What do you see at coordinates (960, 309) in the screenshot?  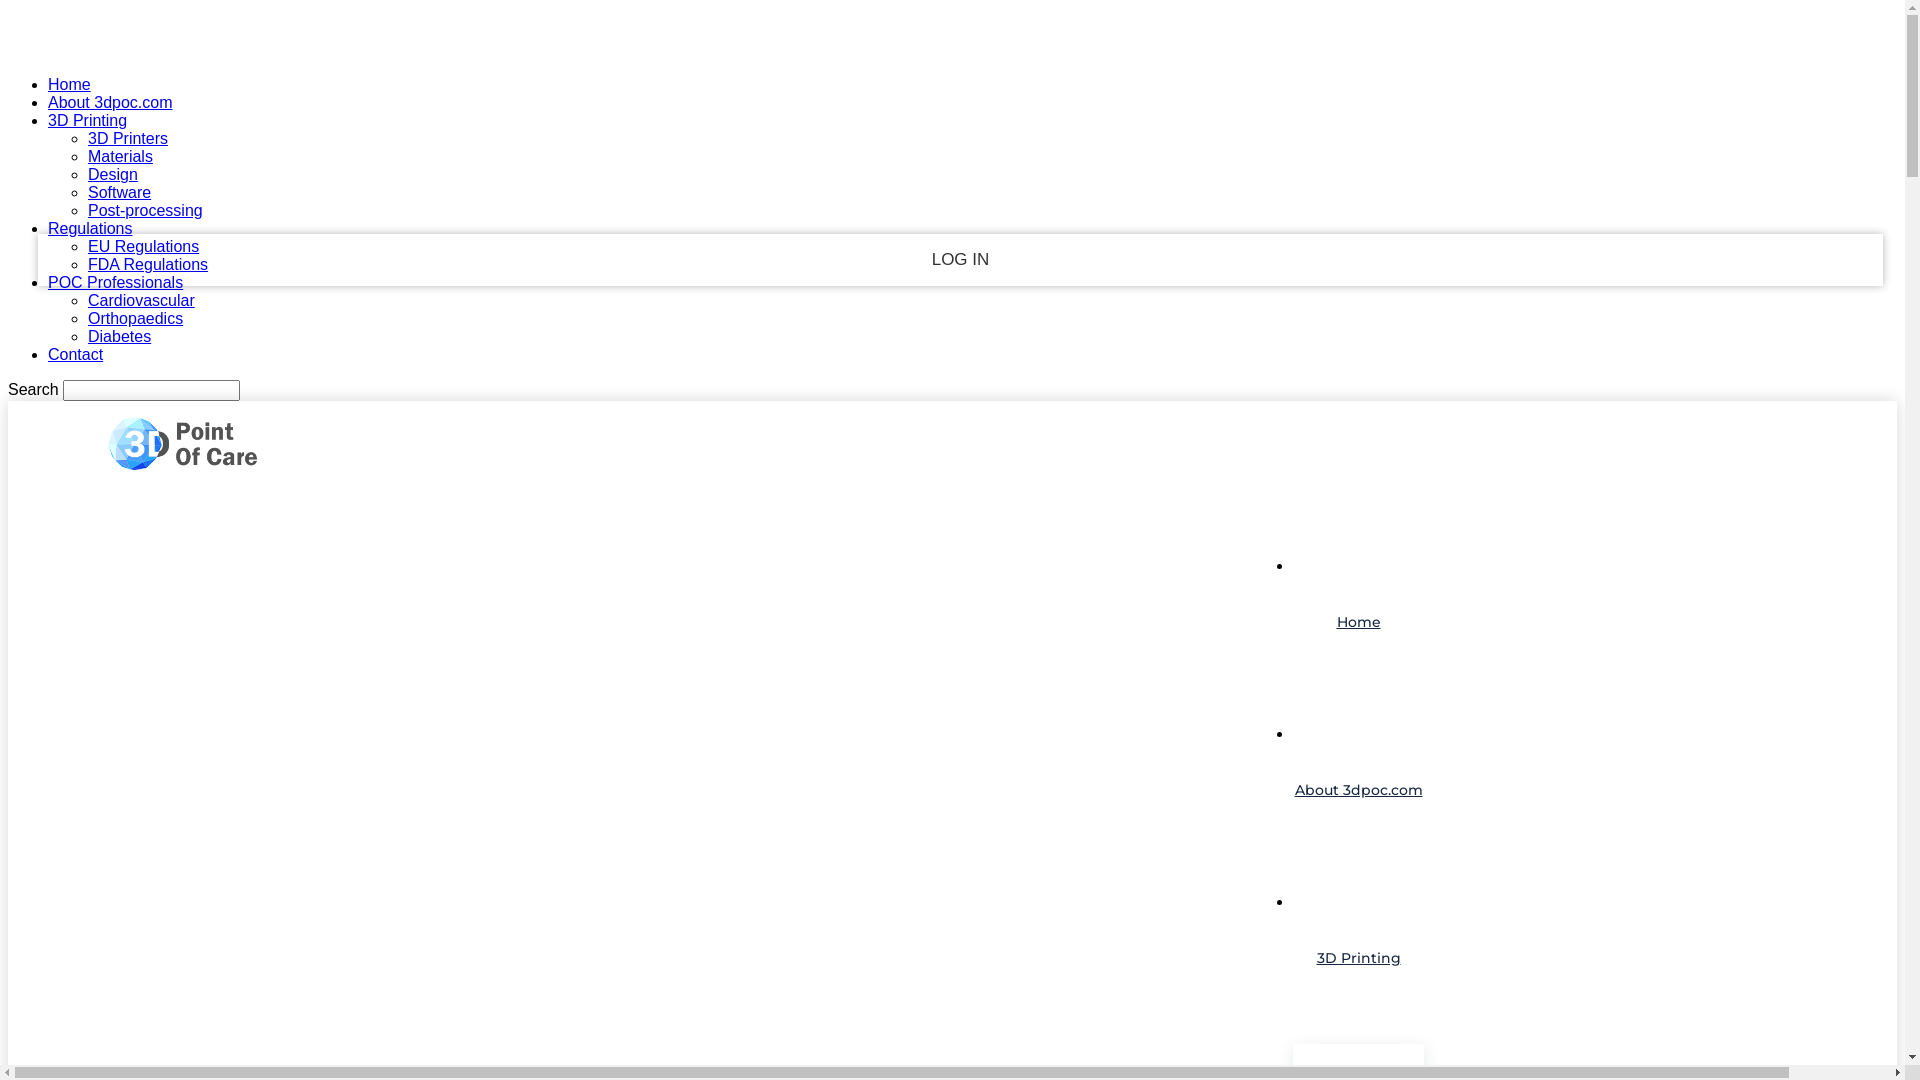 I see `'Forgot your password?'` at bounding box center [960, 309].